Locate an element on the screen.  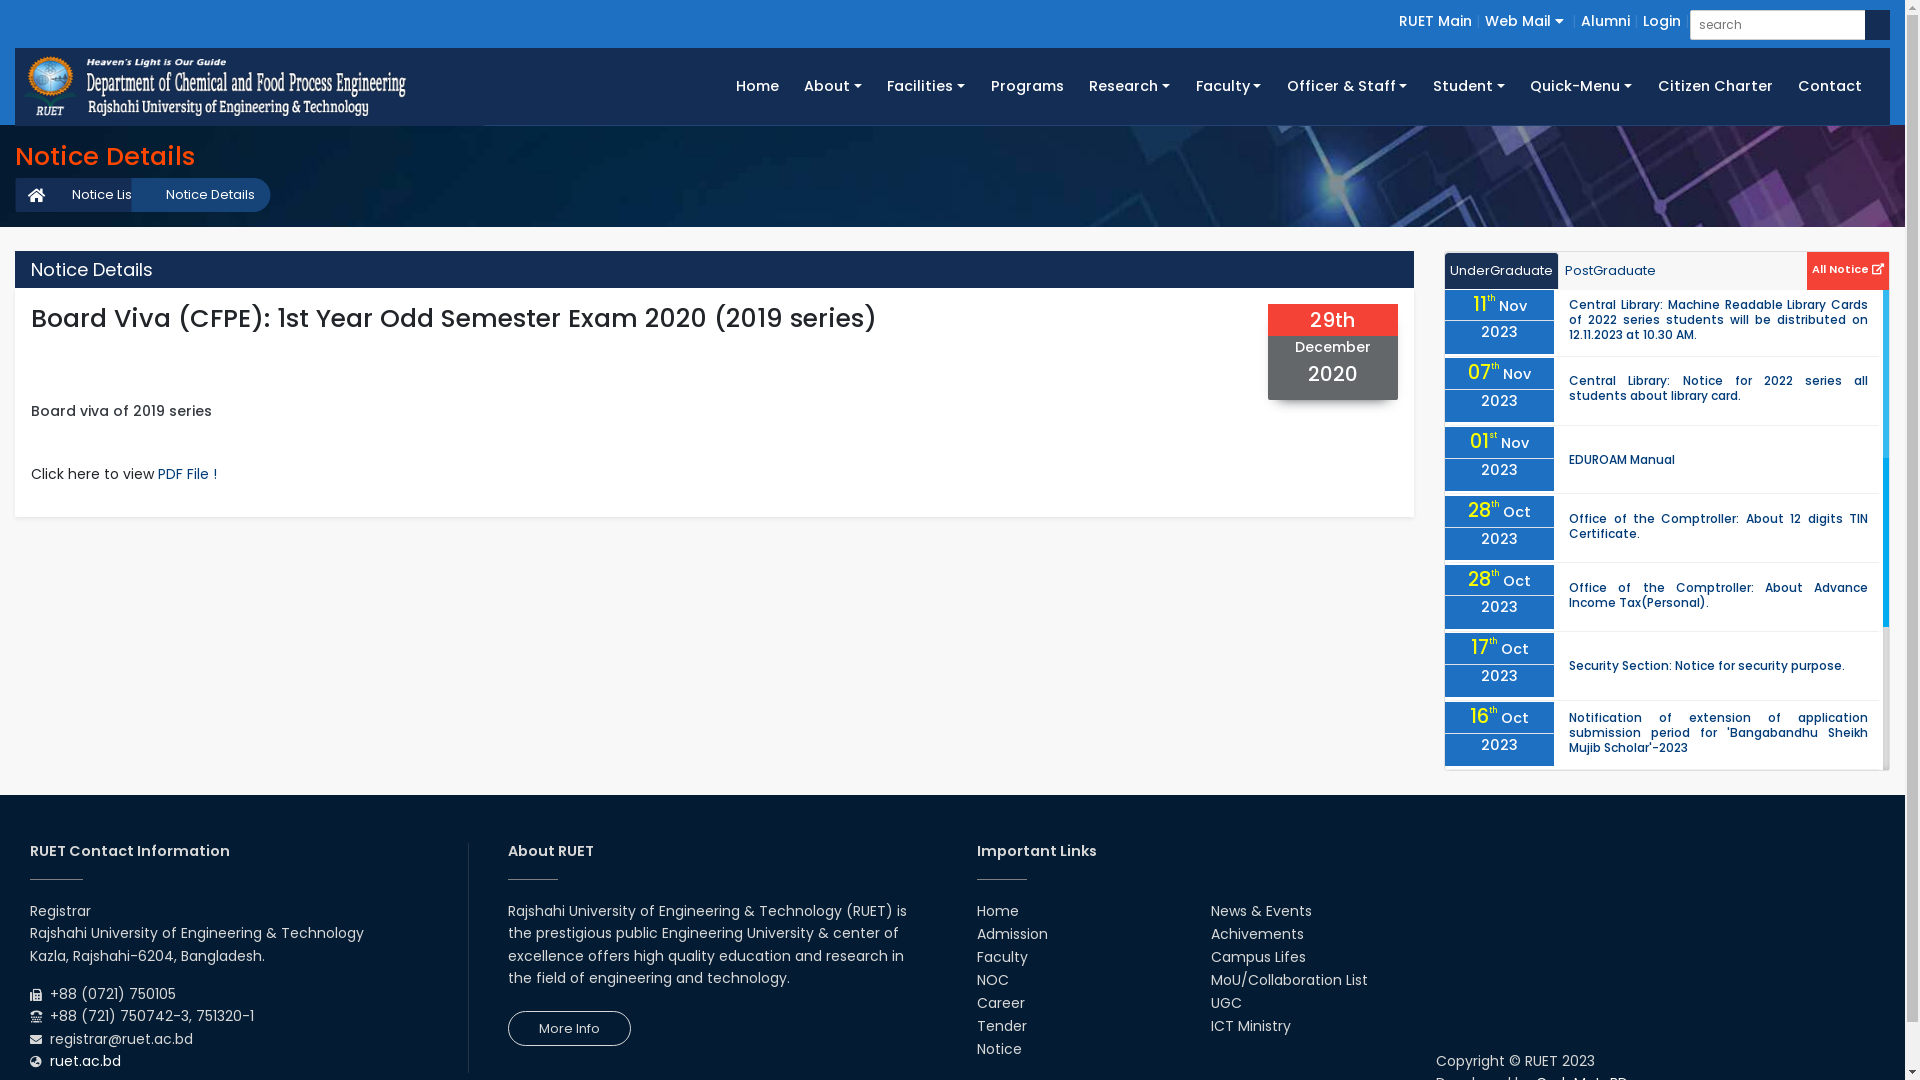
'PDF File !' is located at coordinates (187, 474).